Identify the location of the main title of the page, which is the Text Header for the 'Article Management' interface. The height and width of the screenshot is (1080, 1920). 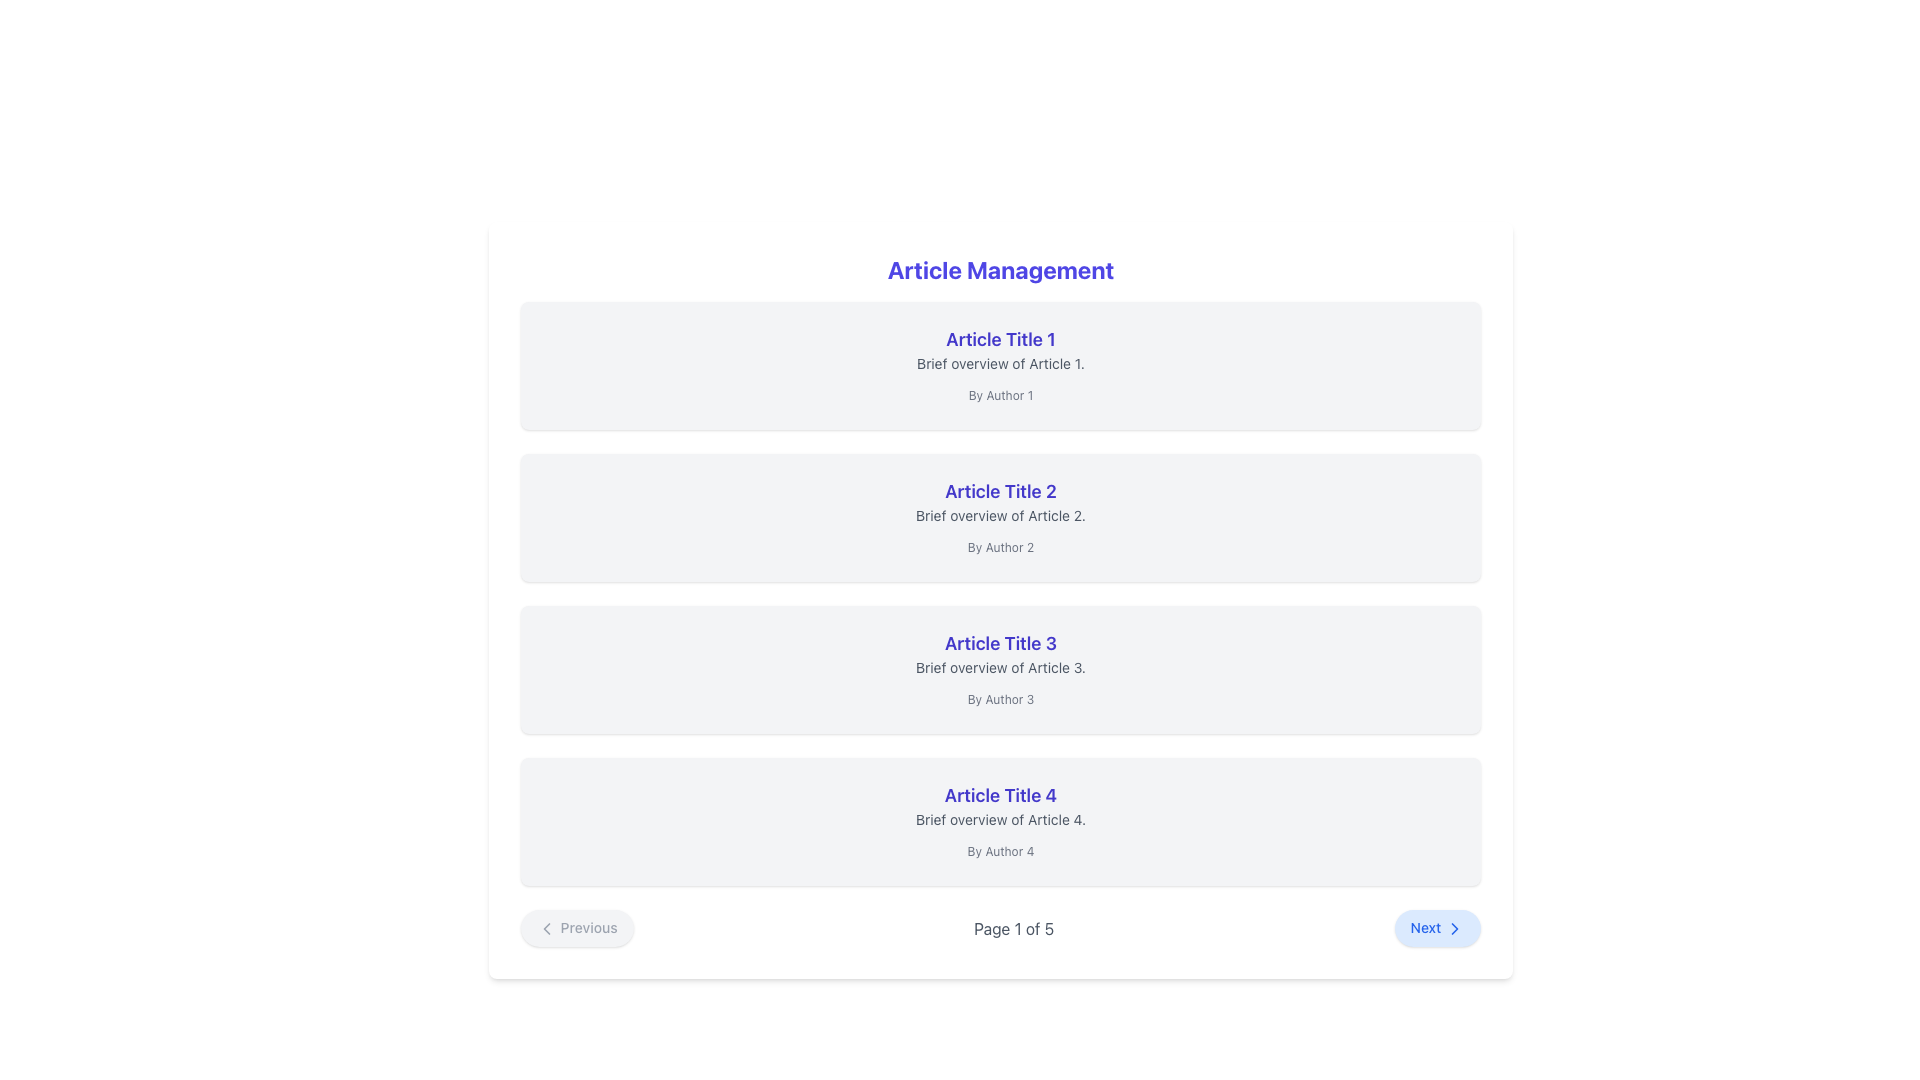
(1001, 270).